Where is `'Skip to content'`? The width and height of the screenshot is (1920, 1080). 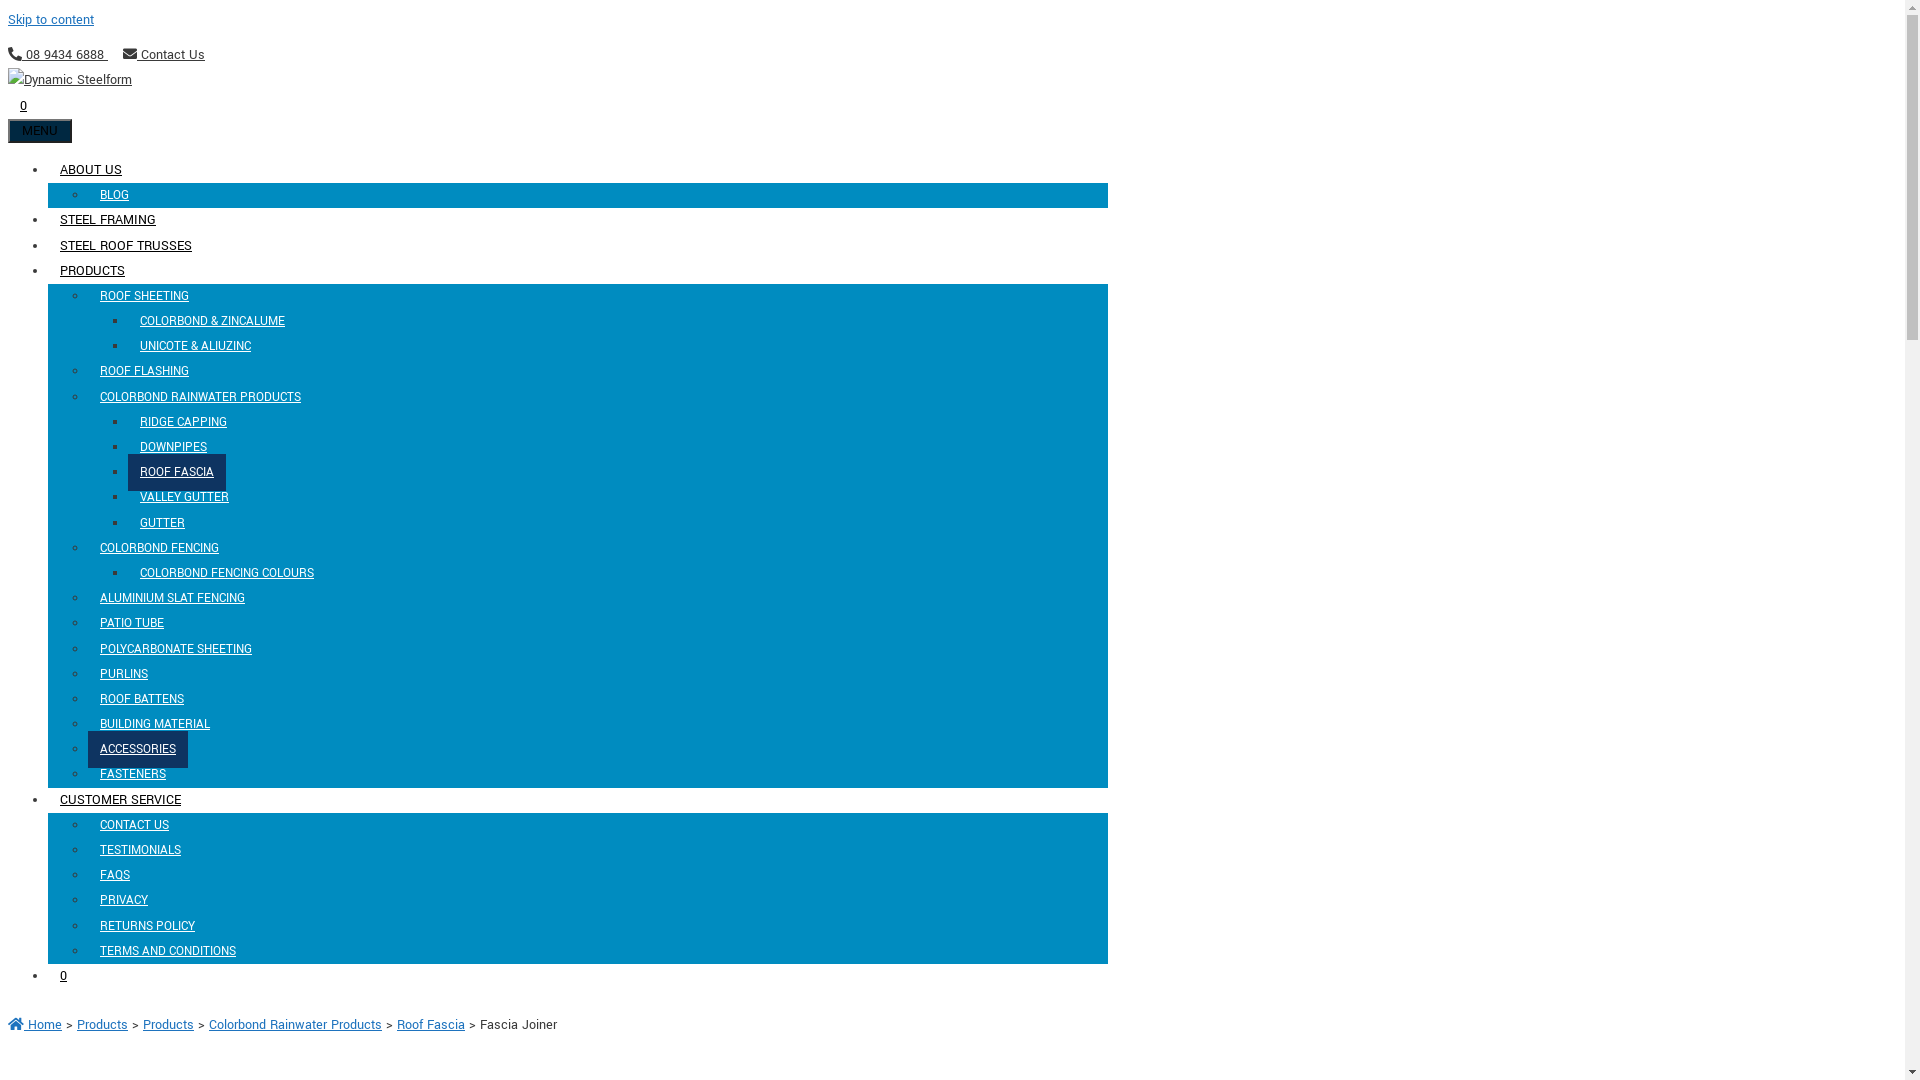
'Skip to content' is located at coordinates (51, 19).